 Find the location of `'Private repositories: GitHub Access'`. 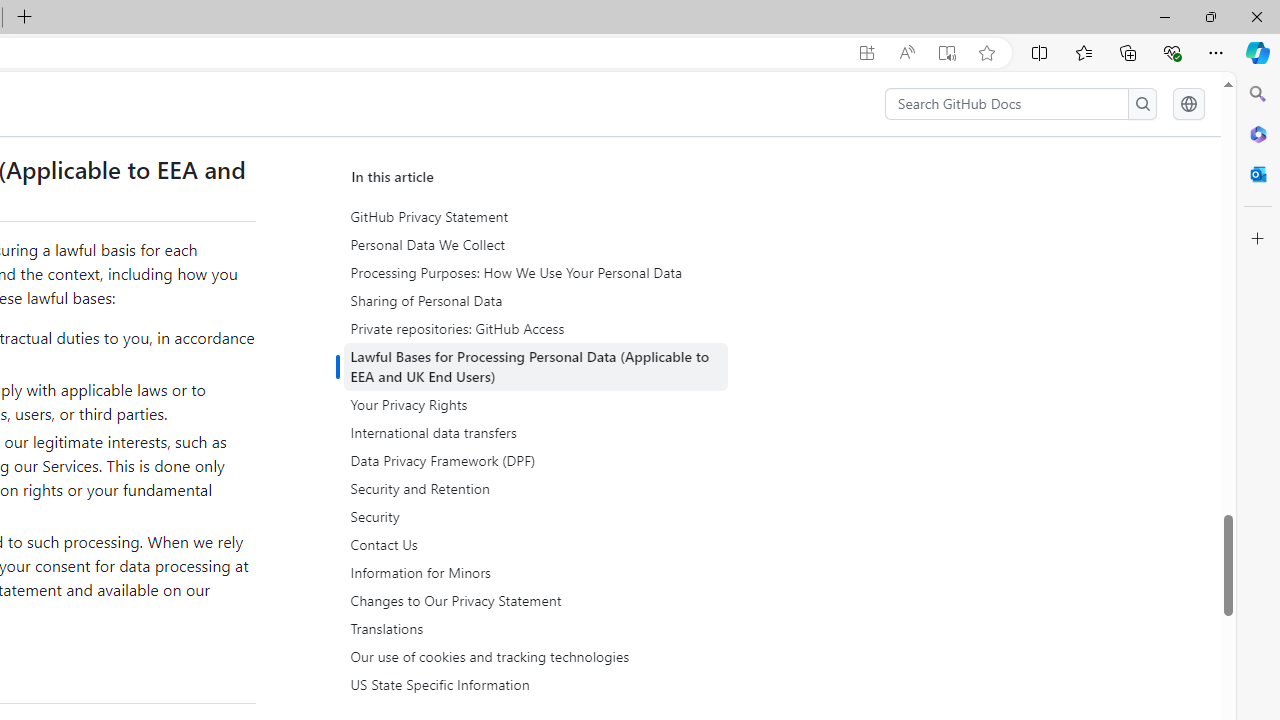

'Private repositories: GitHub Access' is located at coordinates (538, 328).